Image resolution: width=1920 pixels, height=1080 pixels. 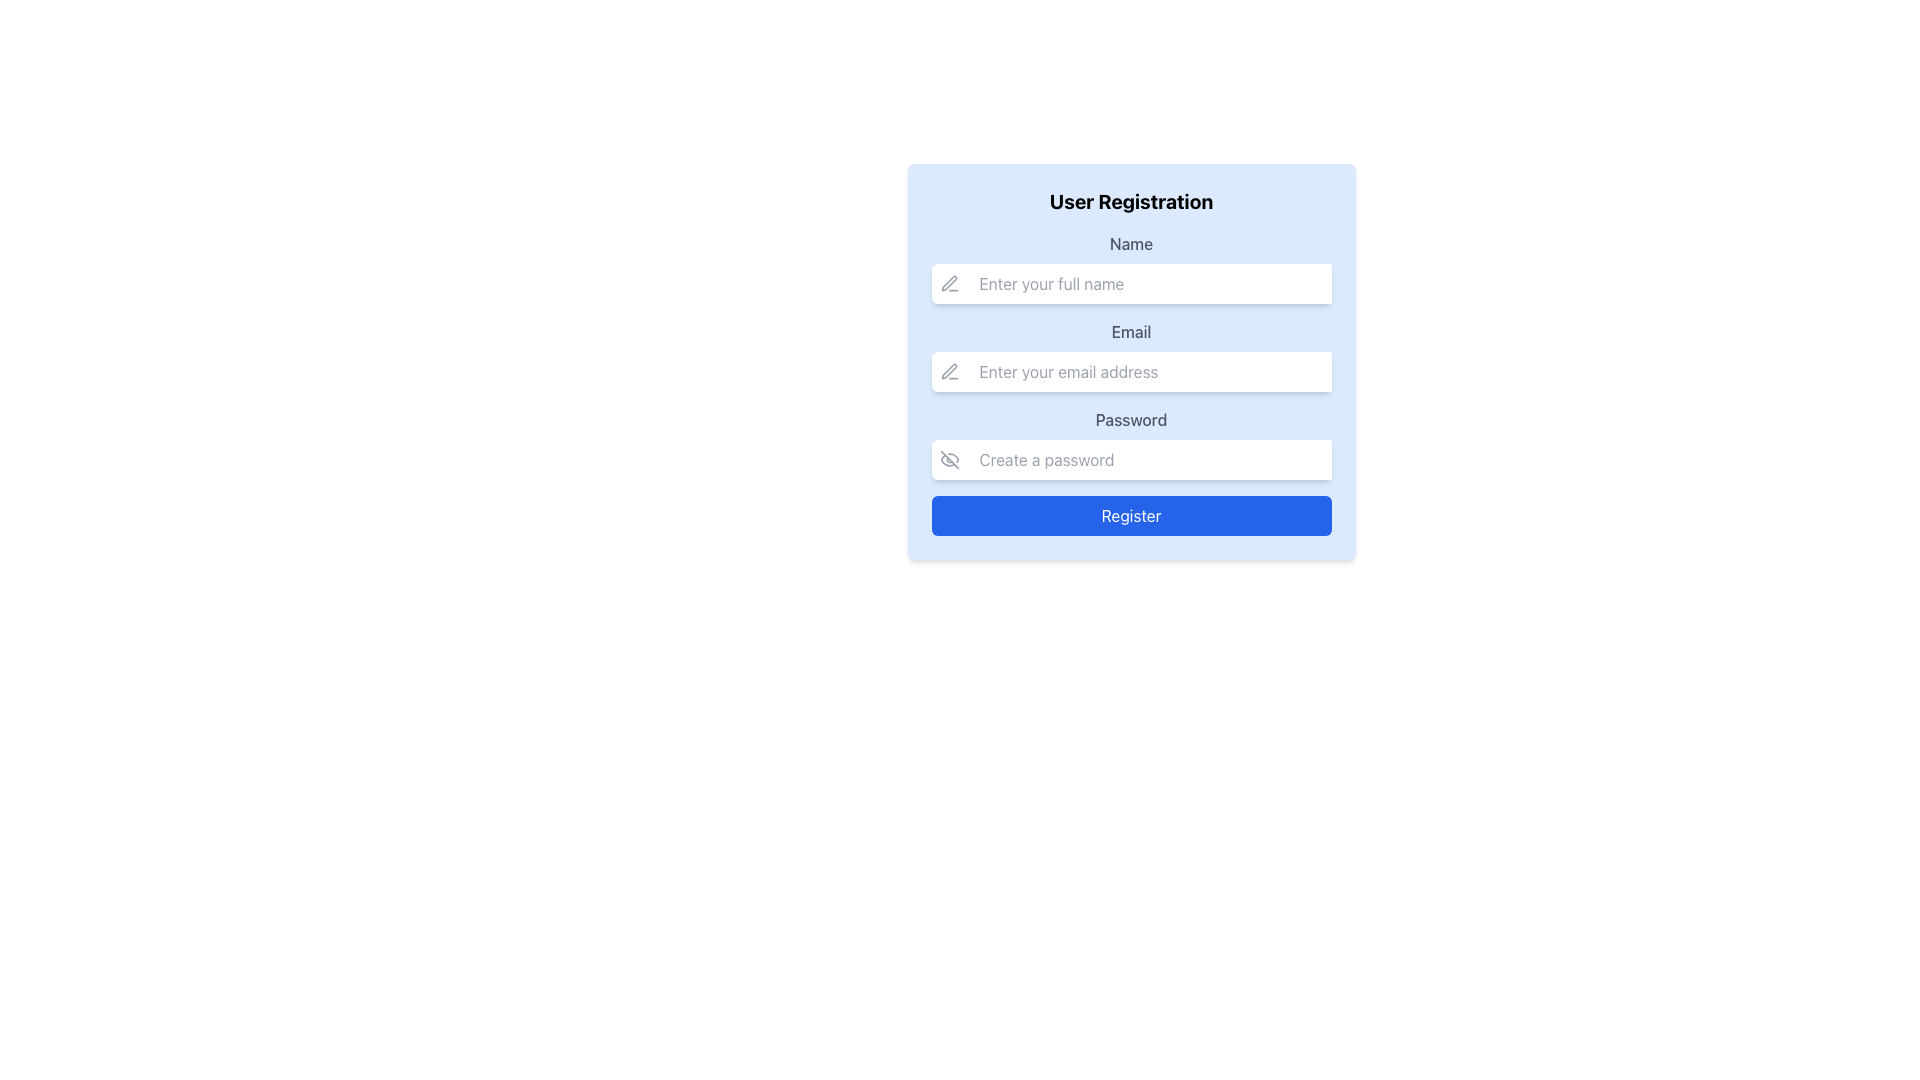 I want to click on the Password Input Field with Visibility Toggle, so click(x=1131, y=459).